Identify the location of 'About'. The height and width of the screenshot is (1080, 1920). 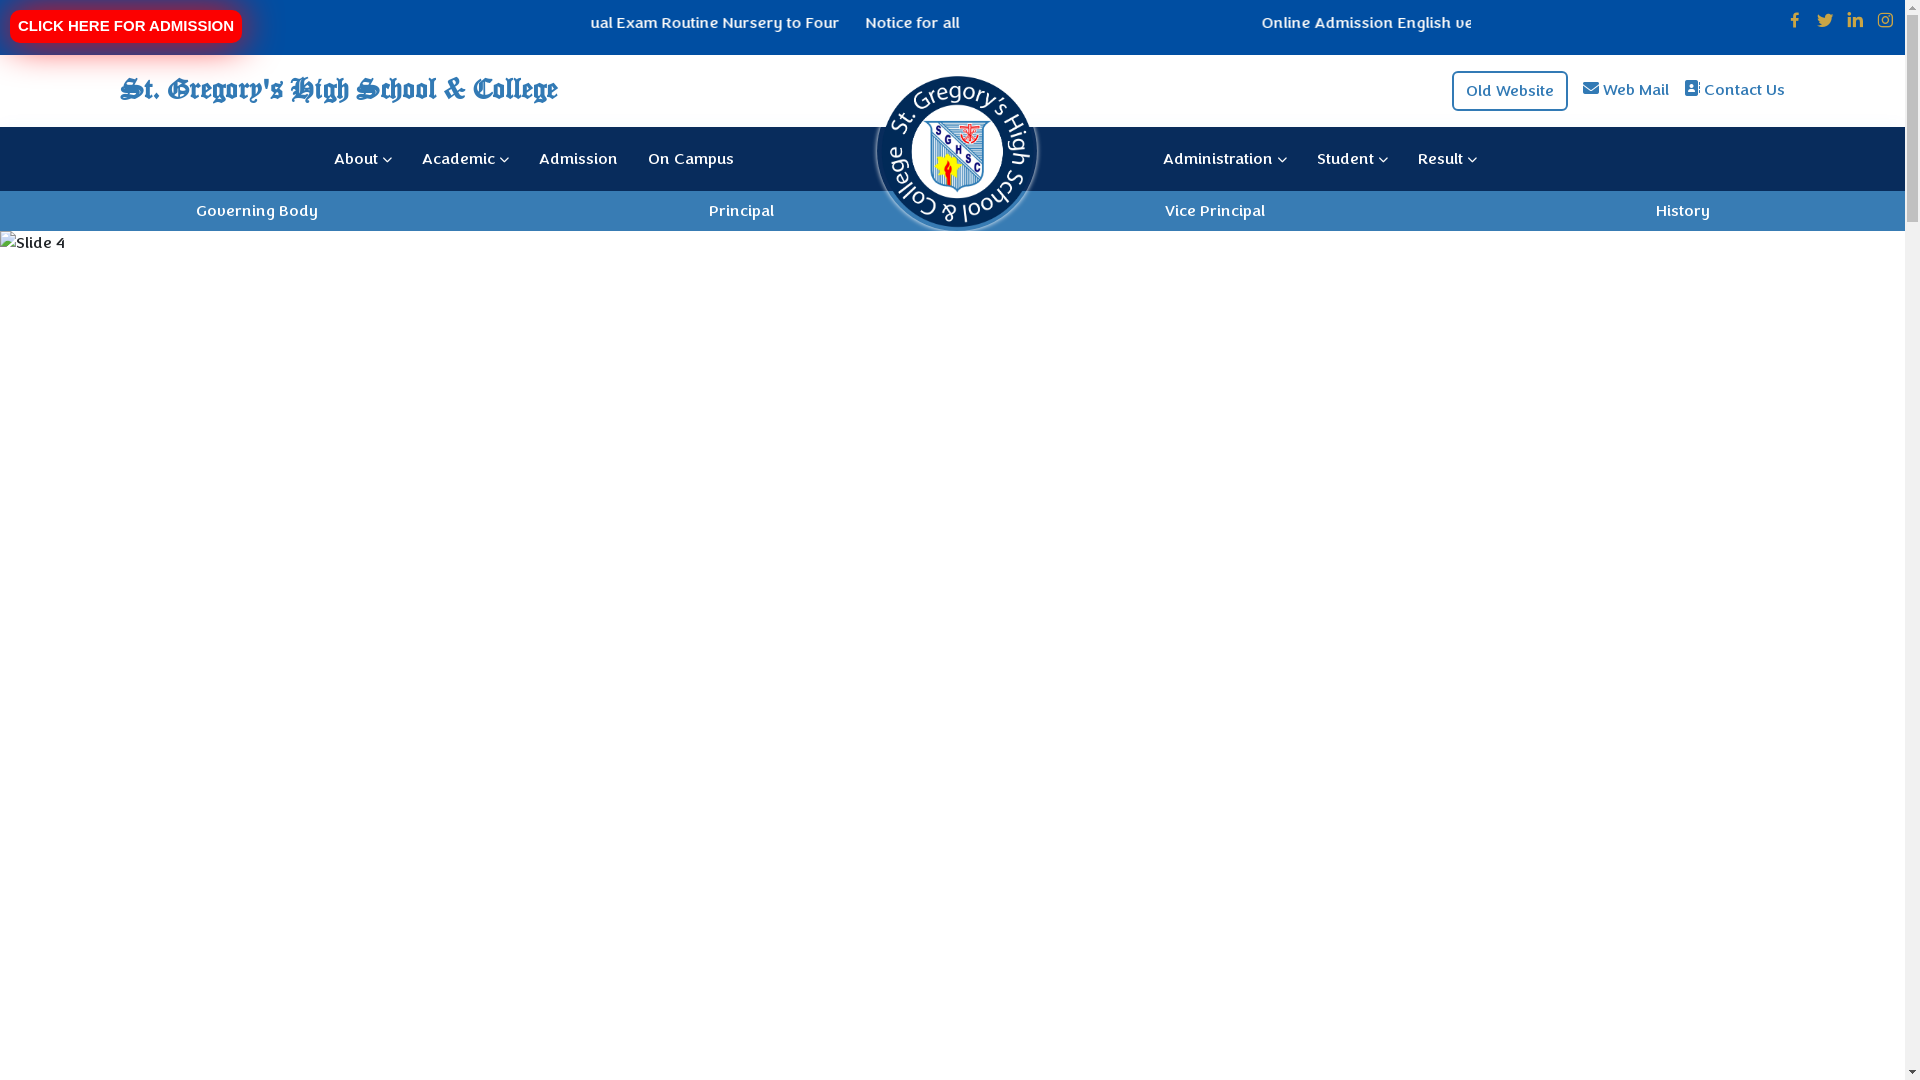
(363, 157).